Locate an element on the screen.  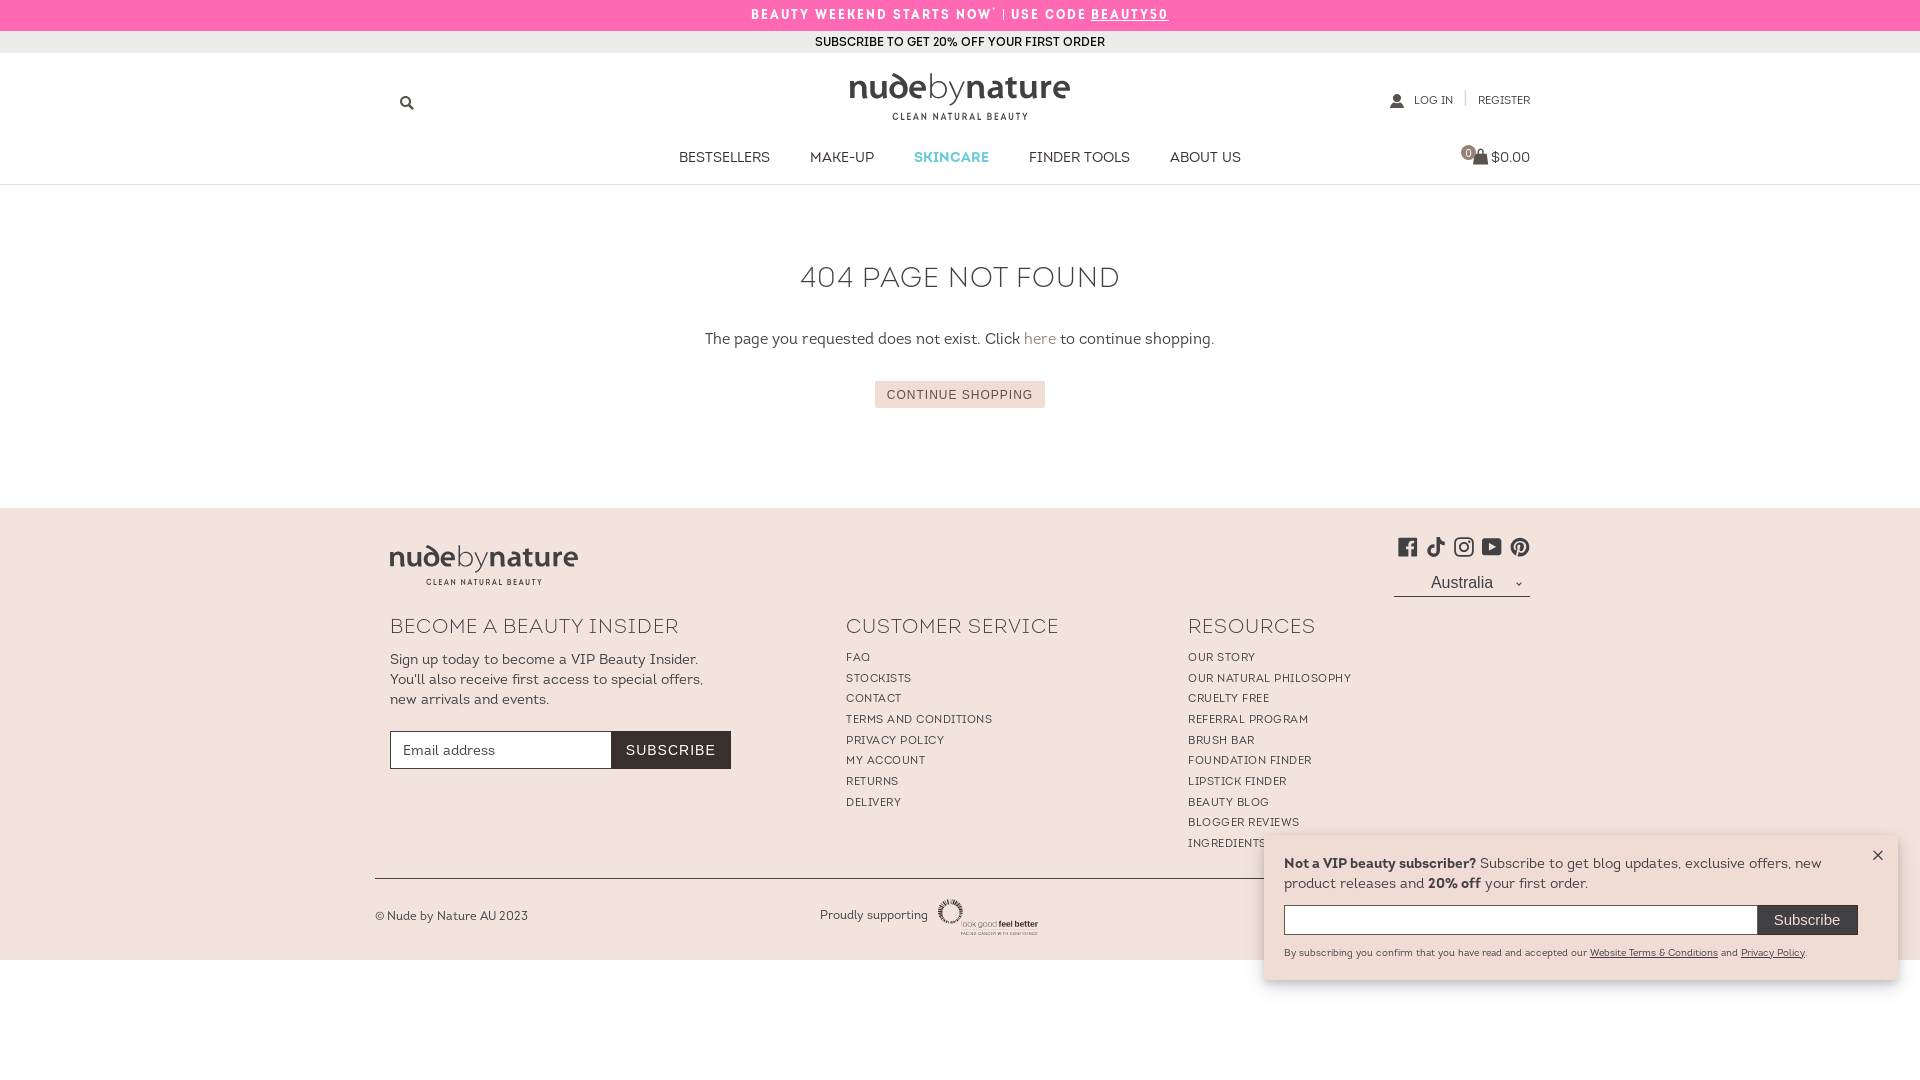
'SKINCARE' is located at coordinates (950, 156).